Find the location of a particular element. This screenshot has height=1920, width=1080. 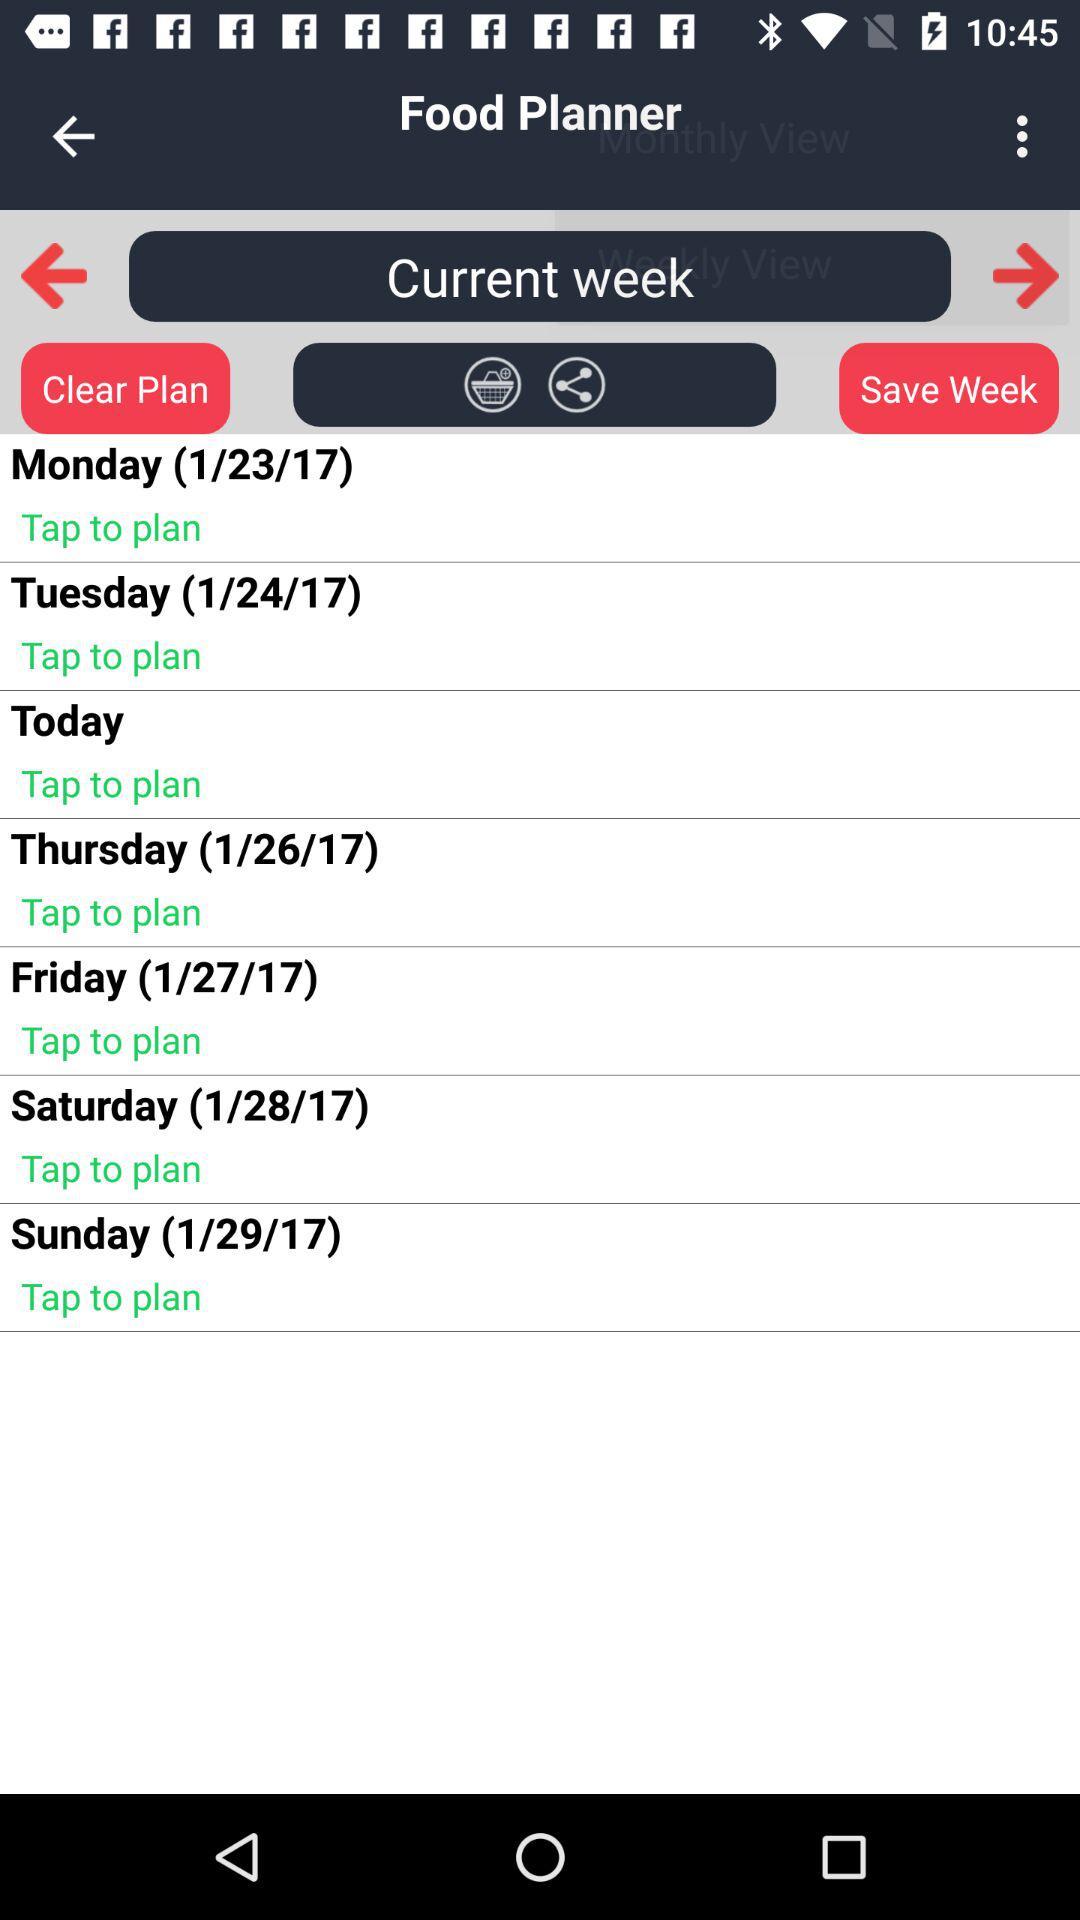

item below the current week icon is located at coordinates (492, 384).